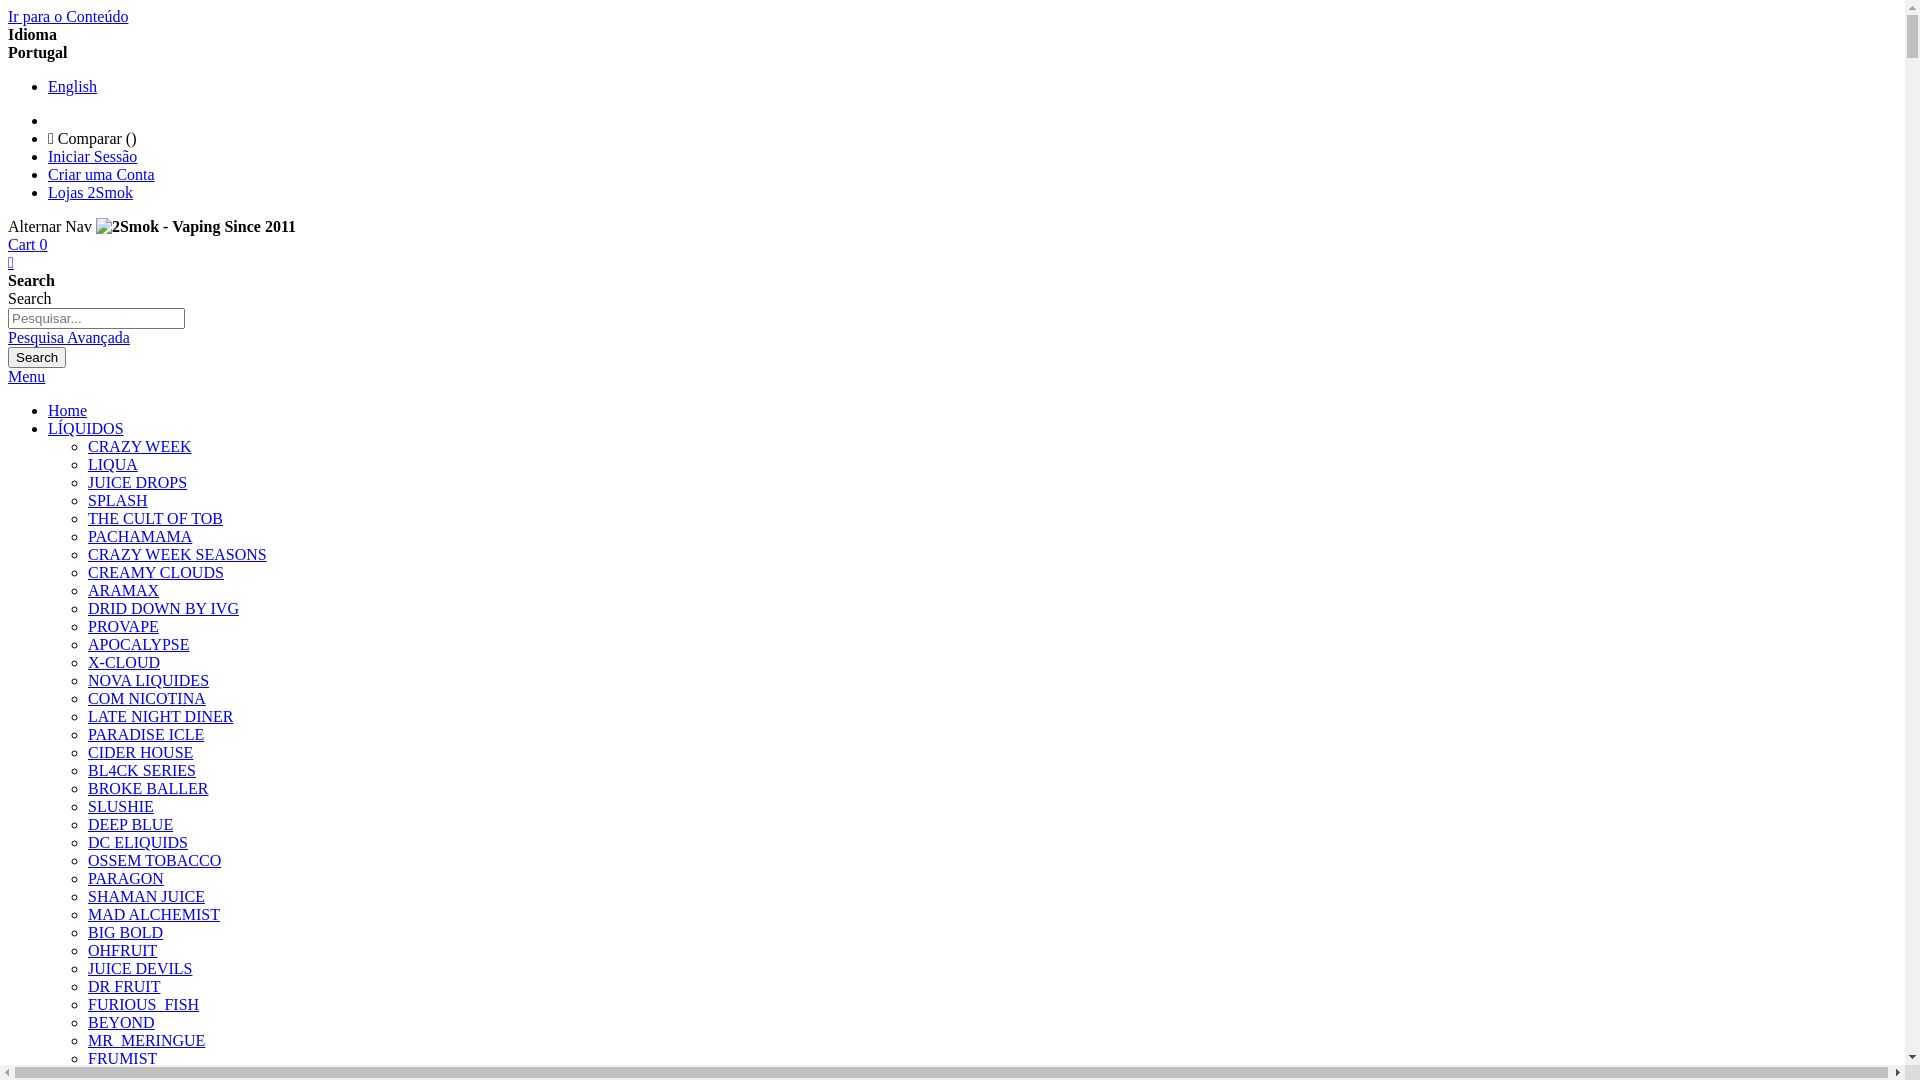  What do you see at coordinates (138, 535) in the screenshot?
I see `'PACHAMAMA'` at bounding box center [138, 535].